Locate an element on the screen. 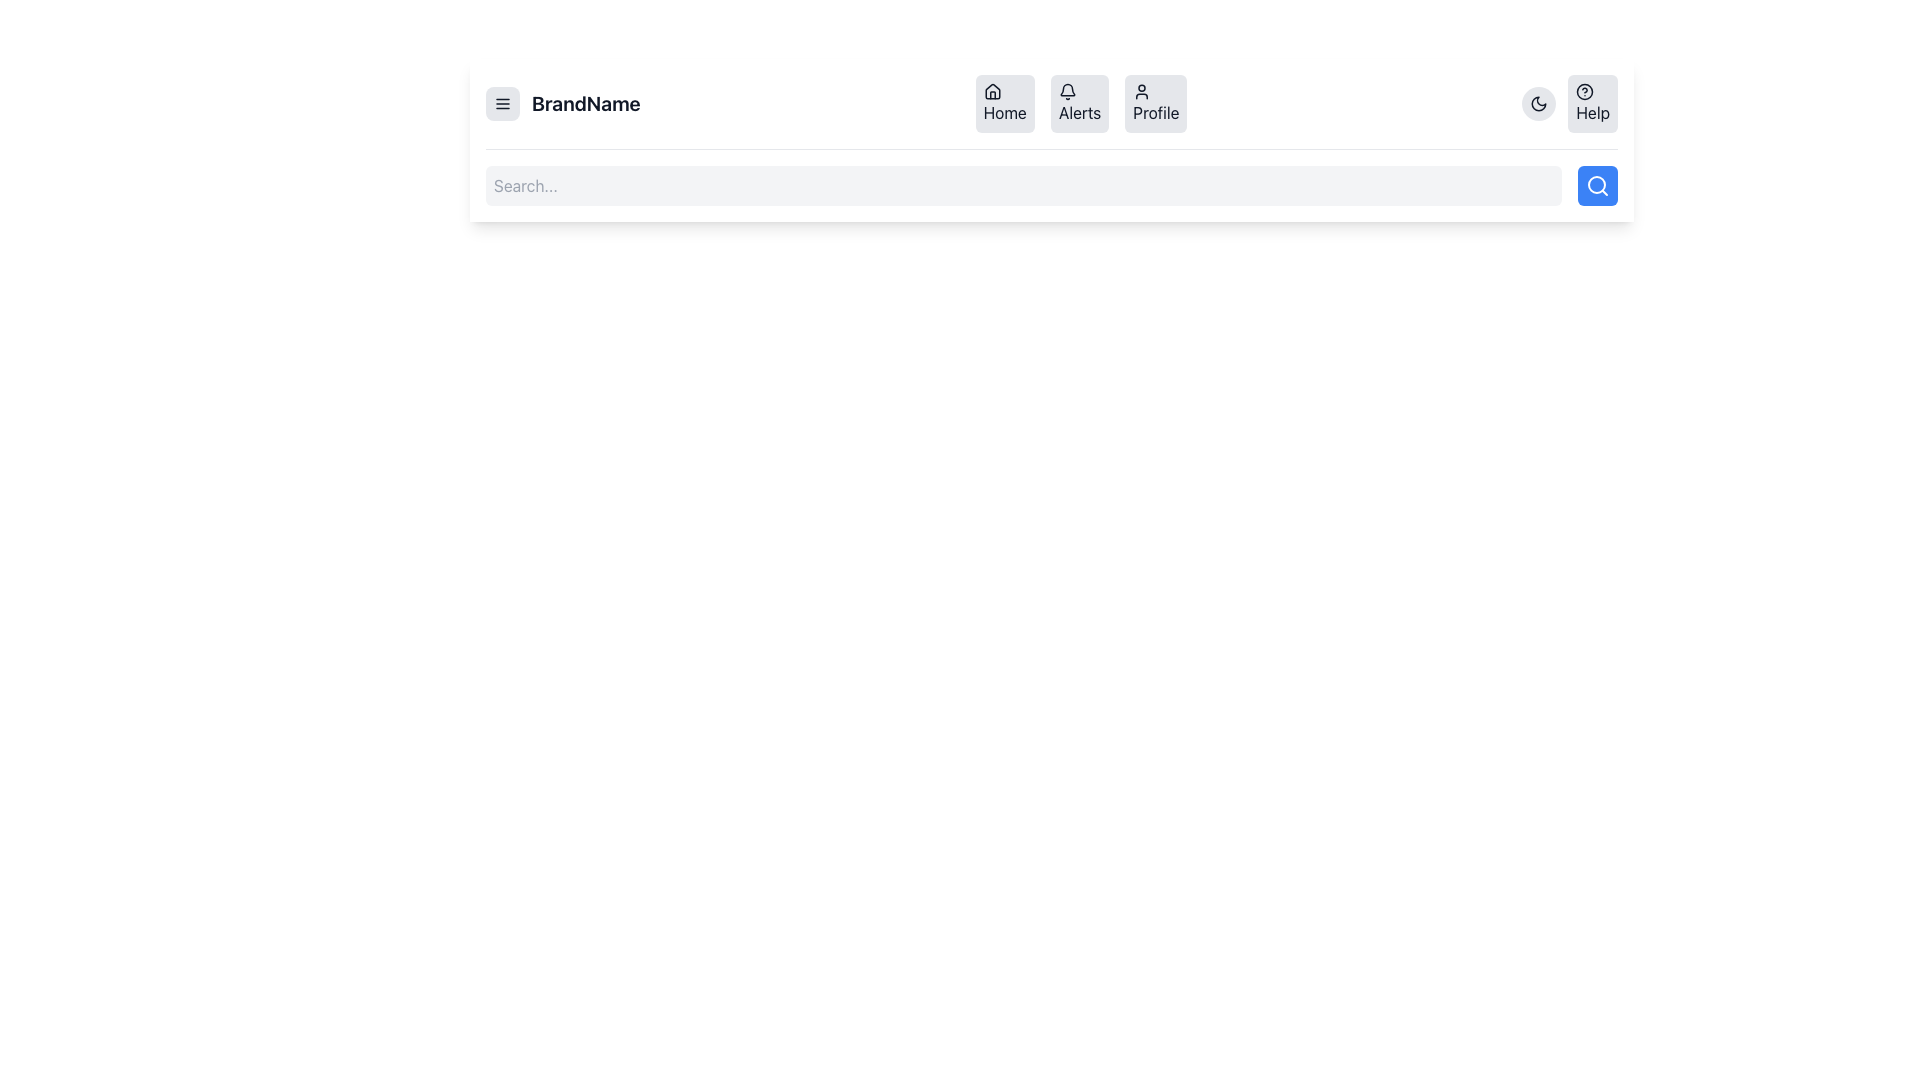 The height and width of the screenshot is (1080, 1920). the SVG icon in the top-right corner of the interface, which toggles between light and dark modes of the interface is located at coordinates (1538, 104).